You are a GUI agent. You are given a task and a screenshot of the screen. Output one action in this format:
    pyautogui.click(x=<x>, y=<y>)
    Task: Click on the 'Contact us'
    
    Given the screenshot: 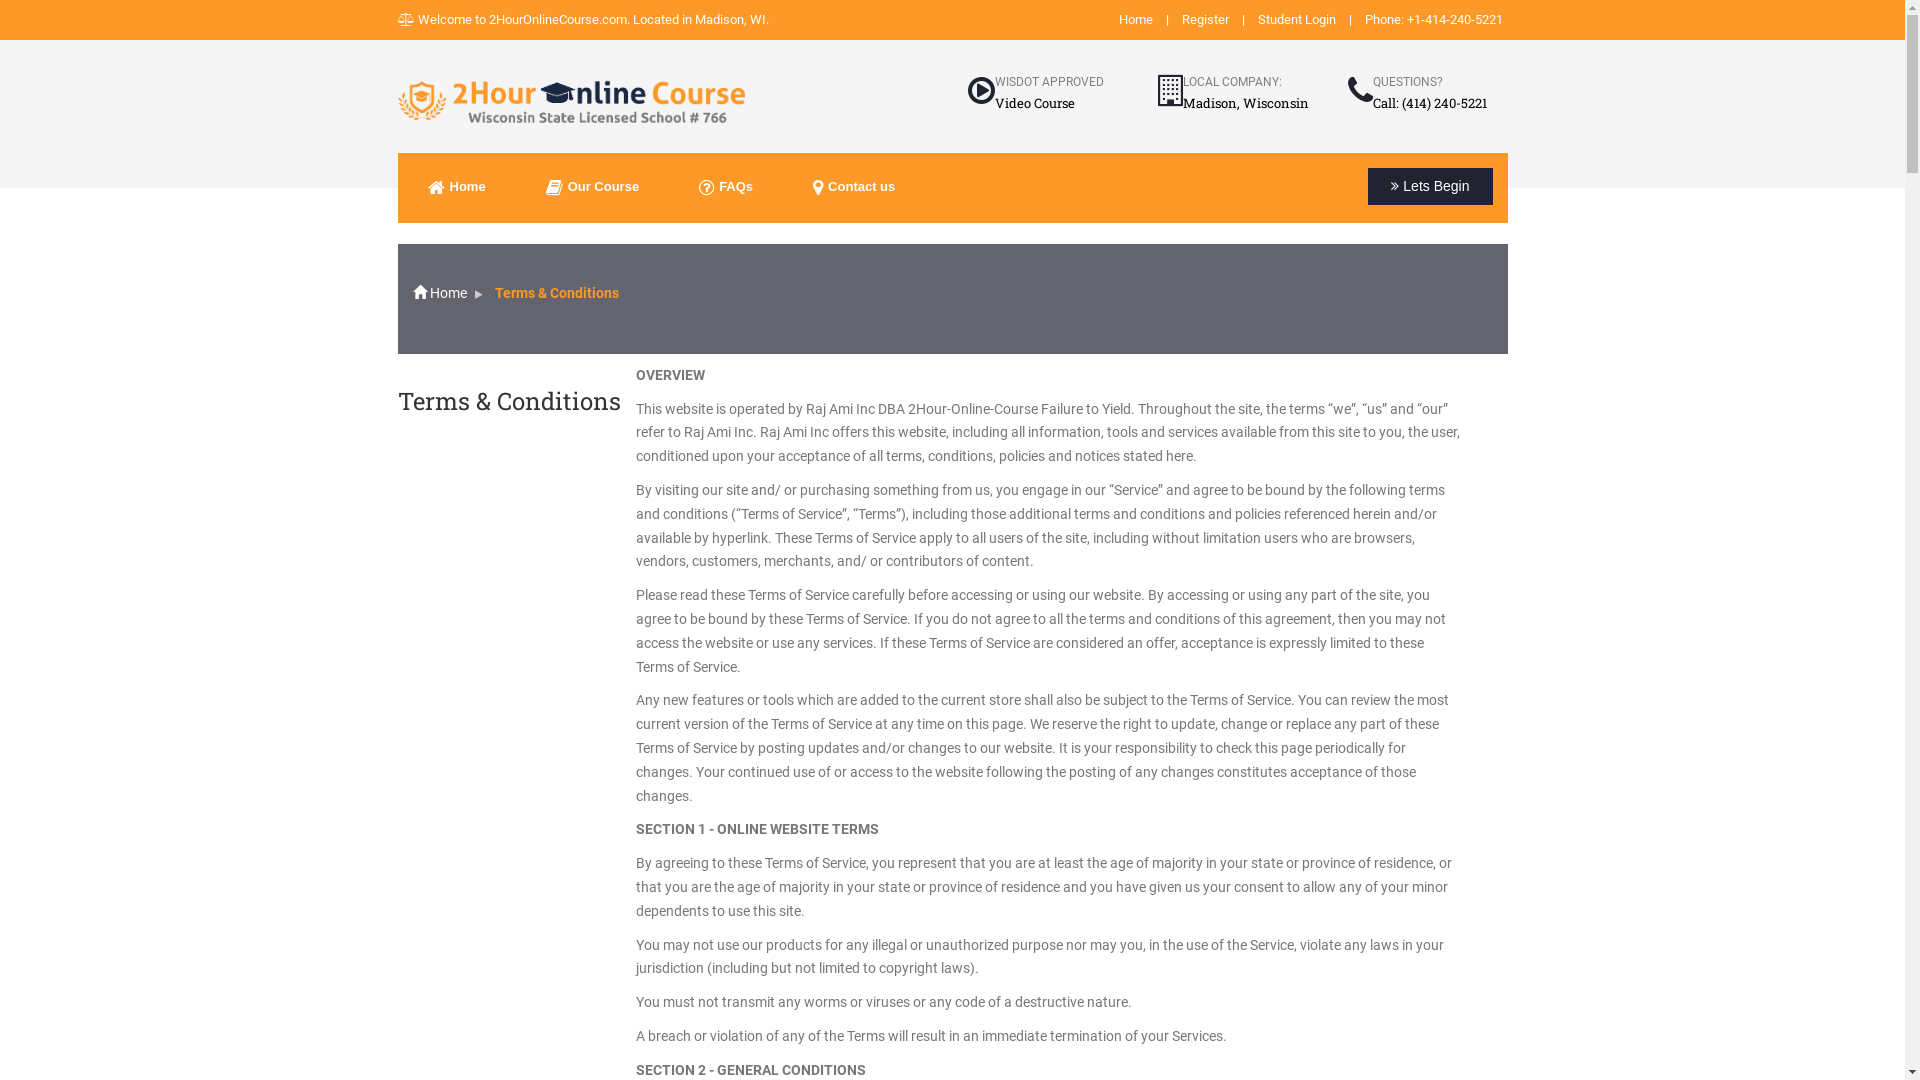 What is the action you would take?
    pyautogui.click(x=854, y=188)
    